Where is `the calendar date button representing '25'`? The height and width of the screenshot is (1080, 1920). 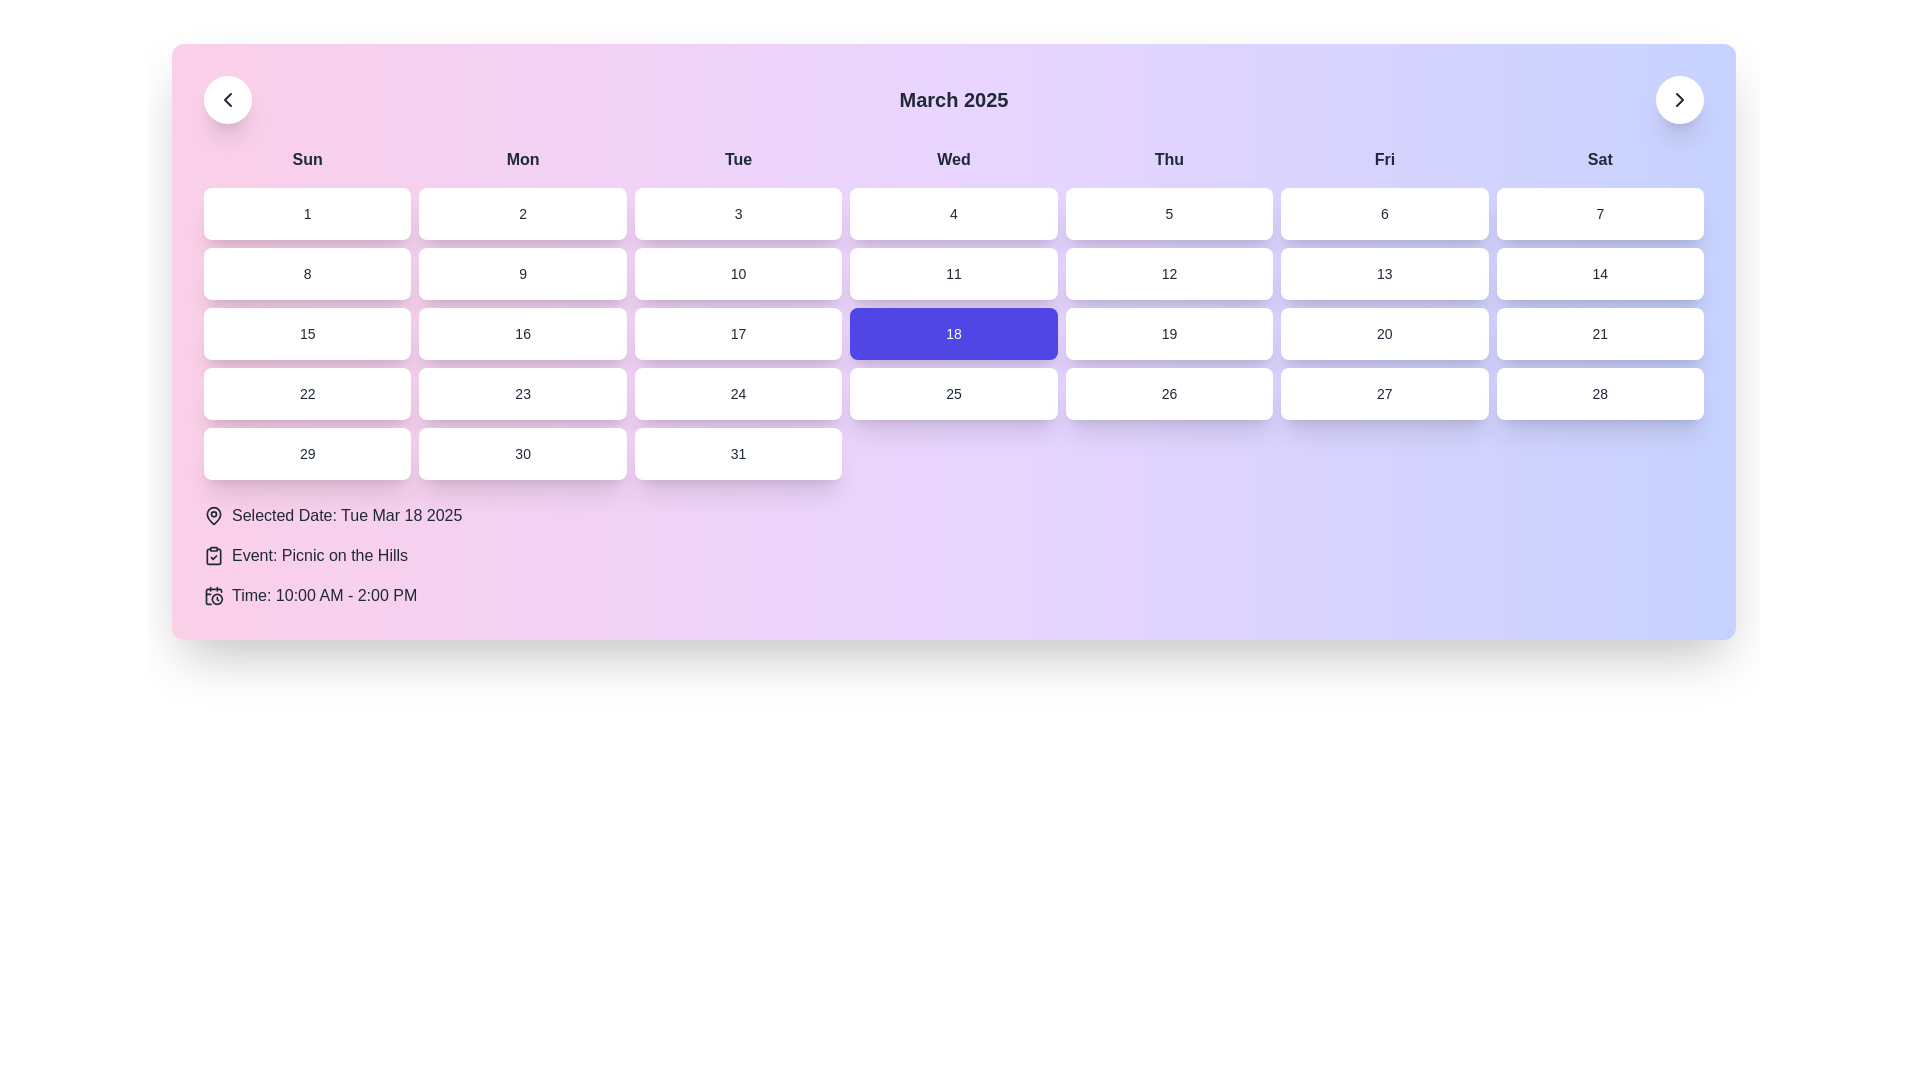 the calendar date button representing '25' is located at coordinates (953, 393).